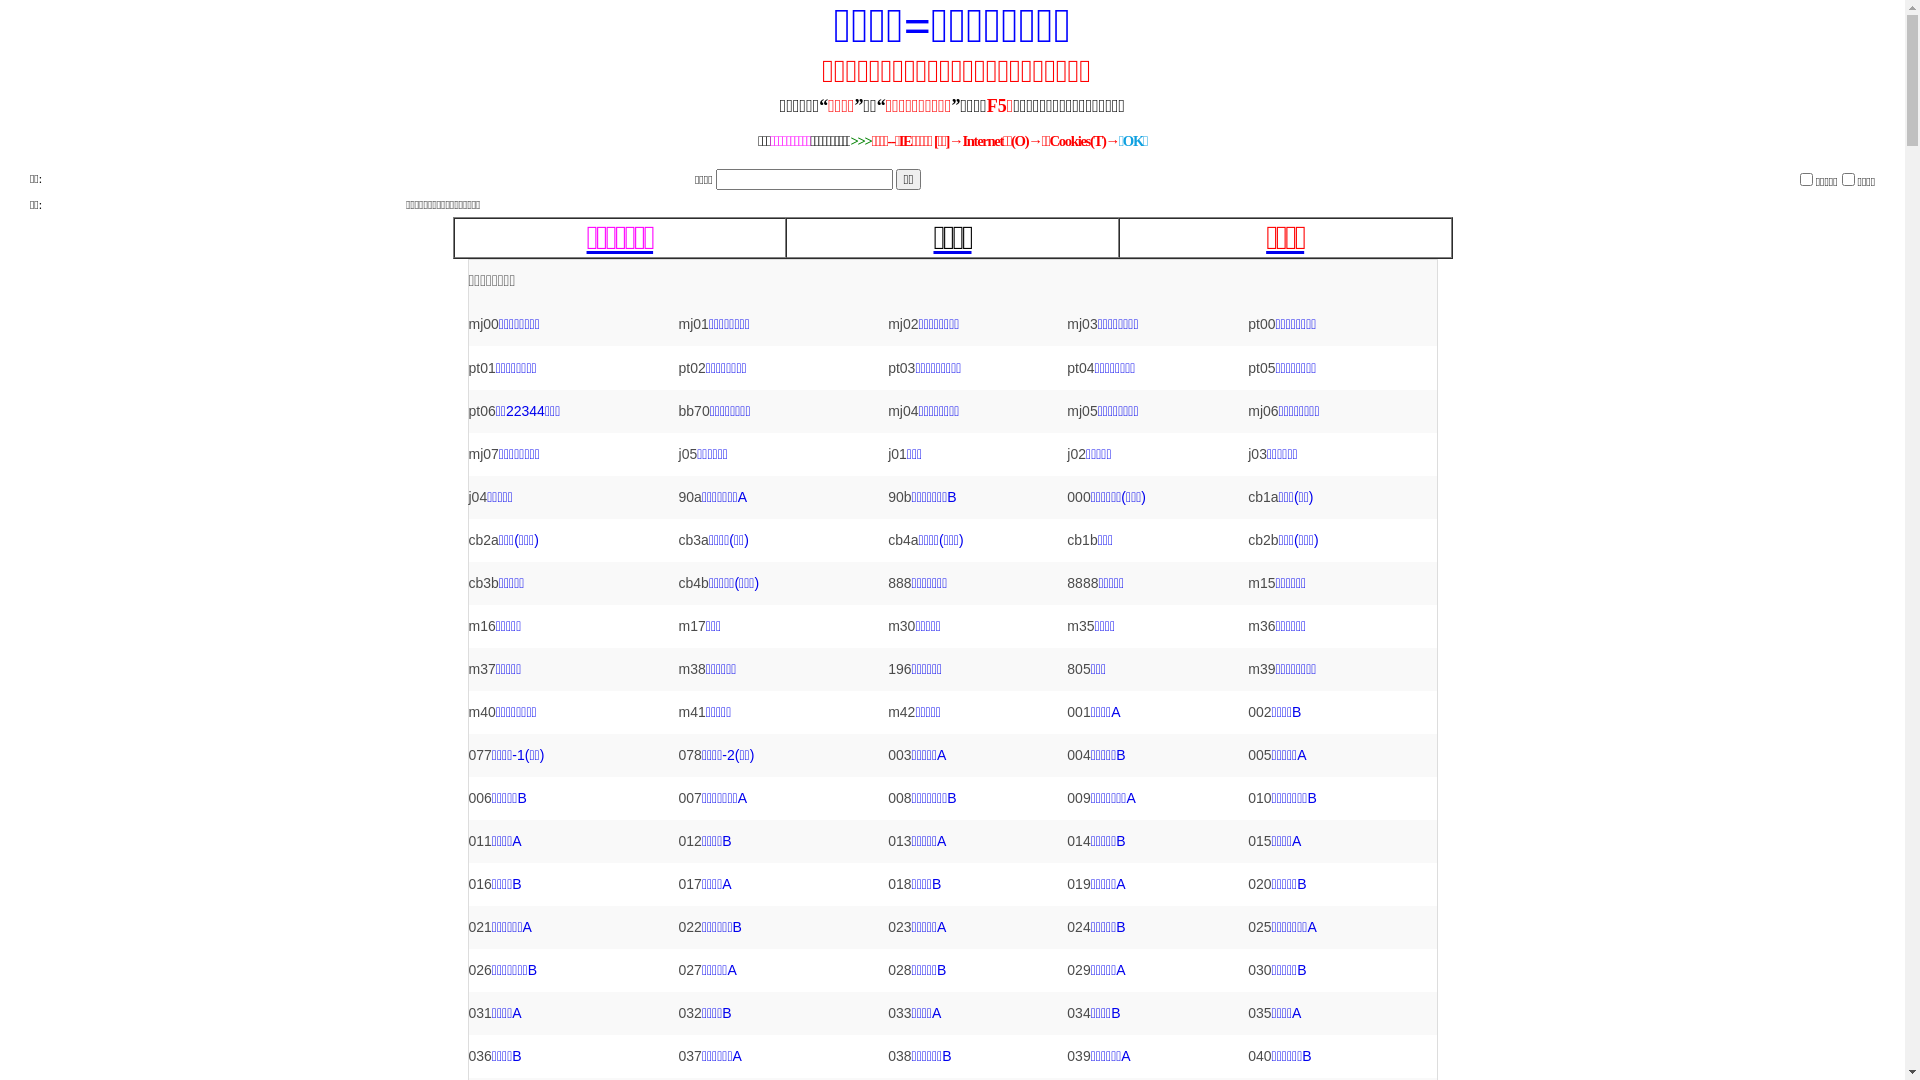 This screenshot has width=1920, height=1080. Describe the element at coordinates (1079, 624) in the screenshot. I see `'m35'` at that location.